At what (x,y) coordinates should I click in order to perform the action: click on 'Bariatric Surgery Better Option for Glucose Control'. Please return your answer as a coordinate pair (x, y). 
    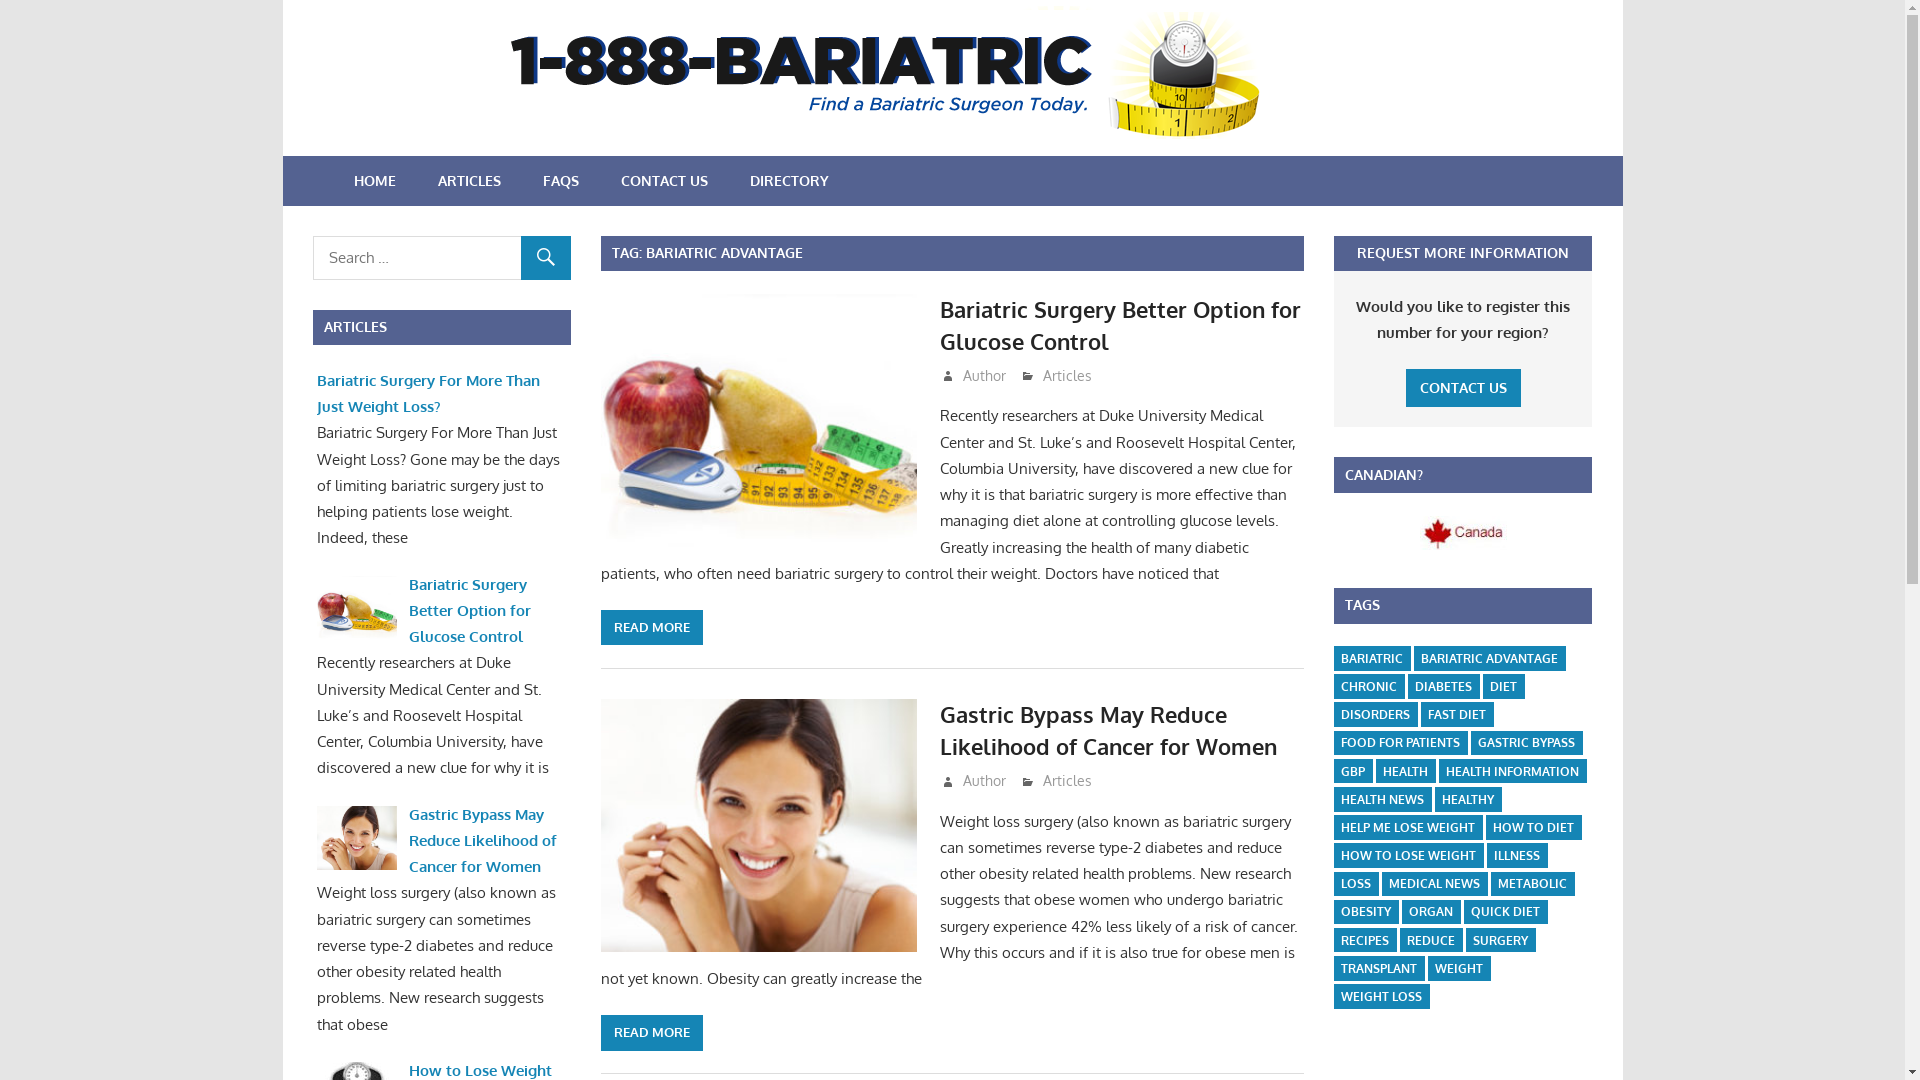
    Looking at the image, I should click on (469, 609).